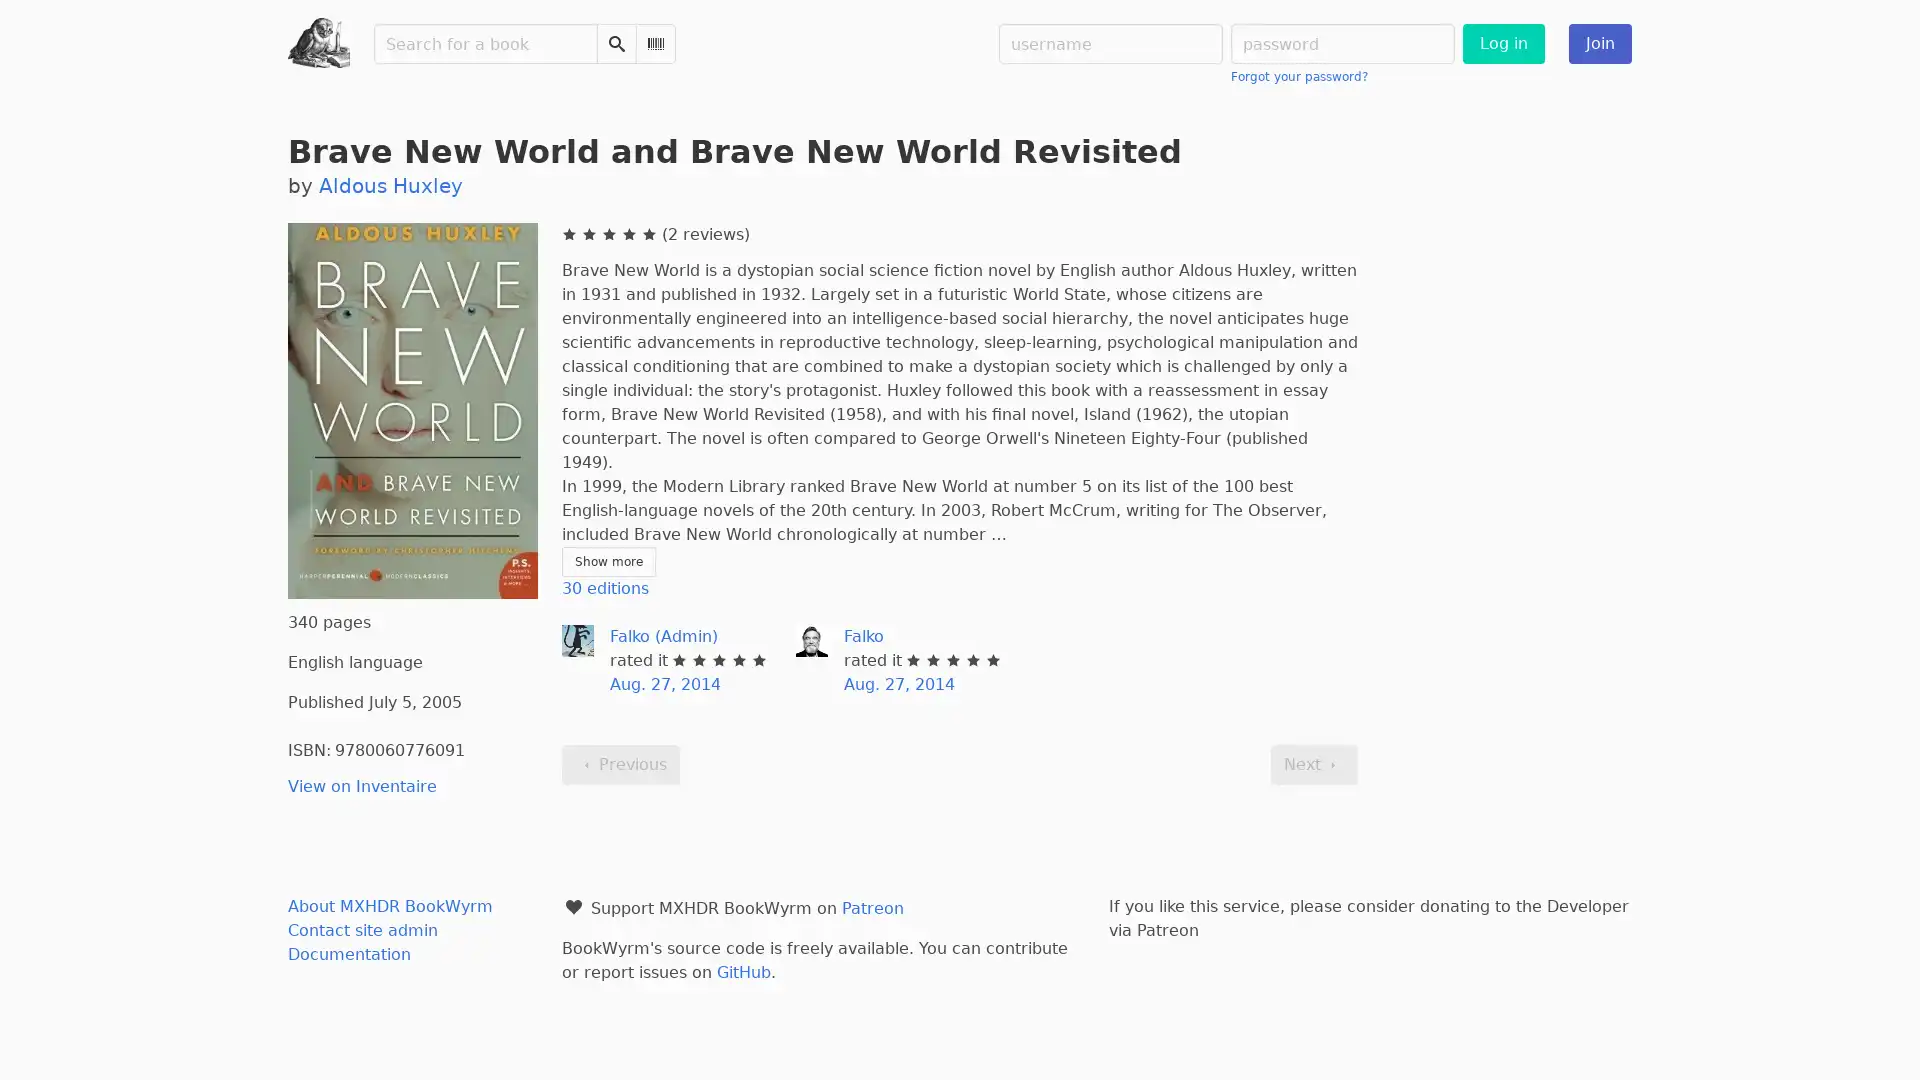 The height and width of the screenshot is (1080, 1920). Describe the element at coordinates (411, 409) in the screenshot. I see `Brave New World and Brave New World Revisited (2005) Click to enlarge` at that location.